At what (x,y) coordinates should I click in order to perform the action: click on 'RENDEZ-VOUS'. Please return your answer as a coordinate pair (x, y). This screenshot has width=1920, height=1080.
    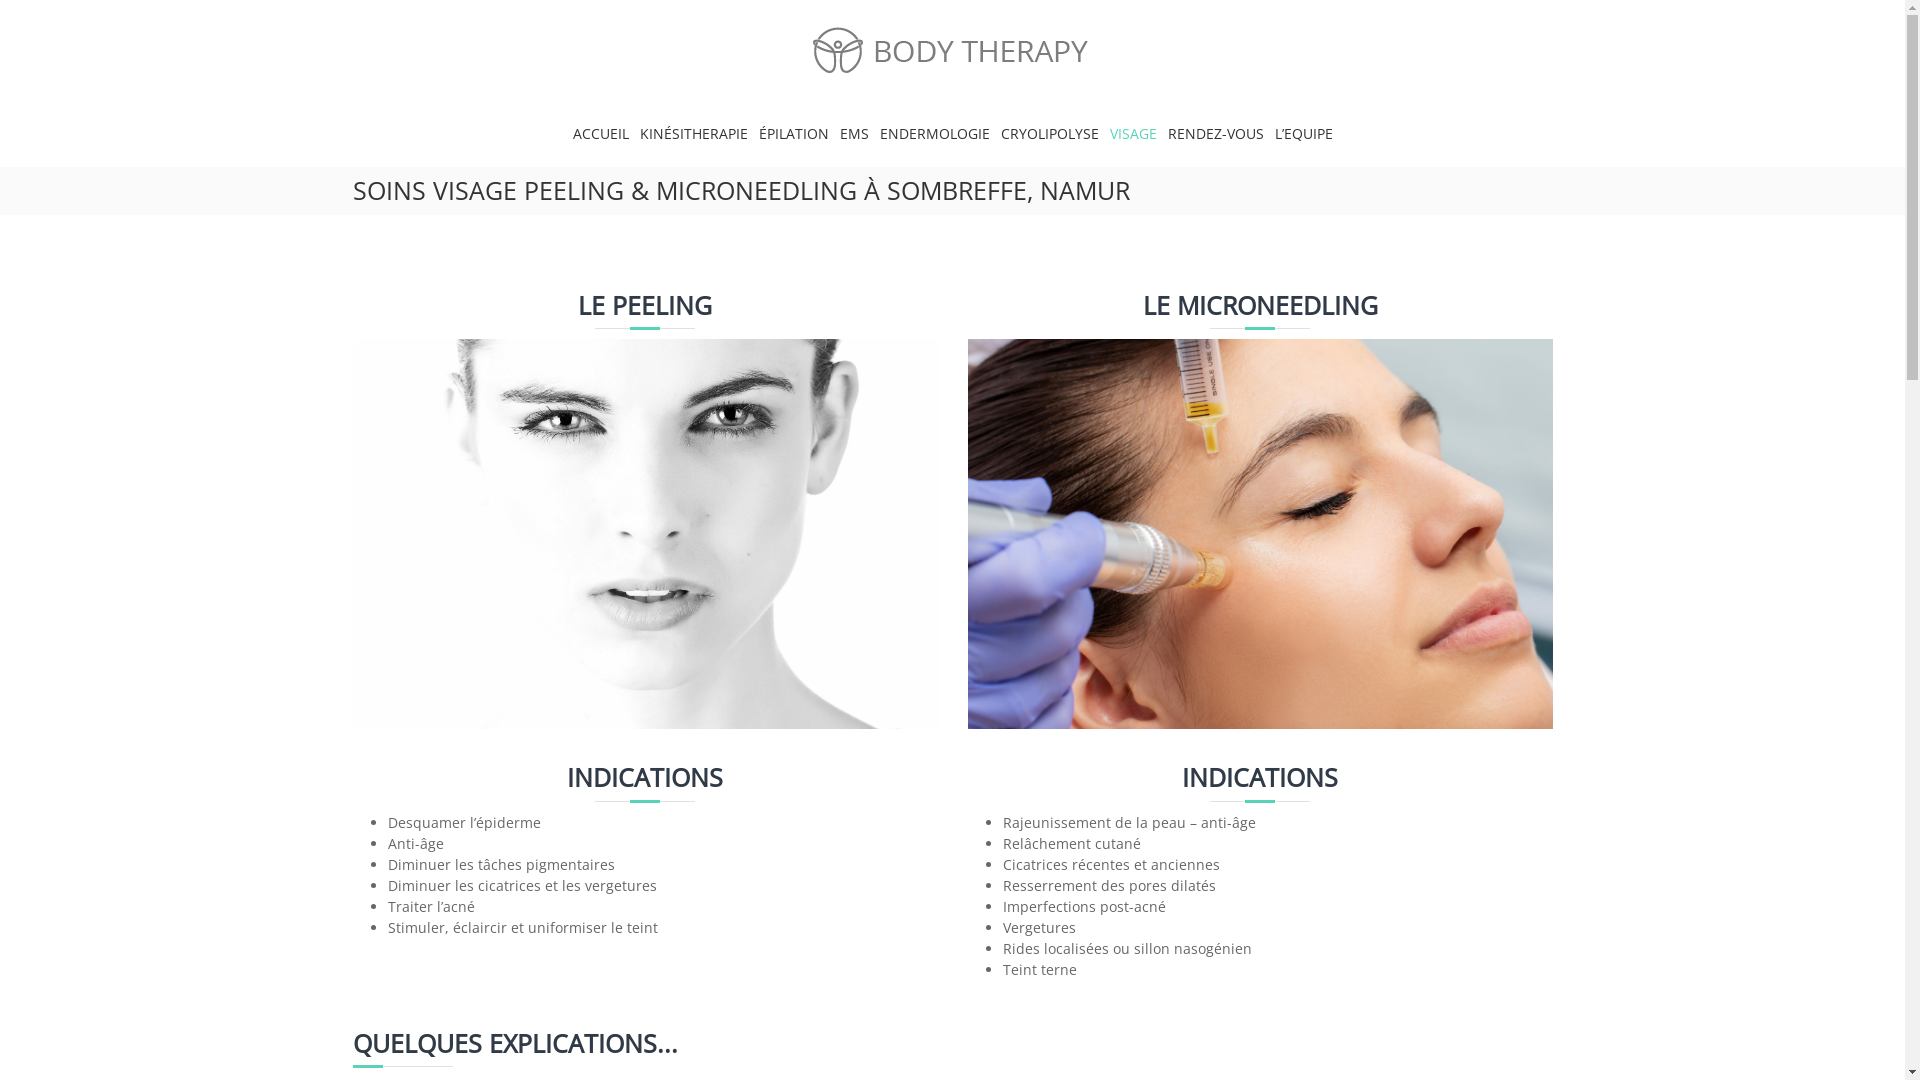
    Looking at the image, I should click on (1214, 133).